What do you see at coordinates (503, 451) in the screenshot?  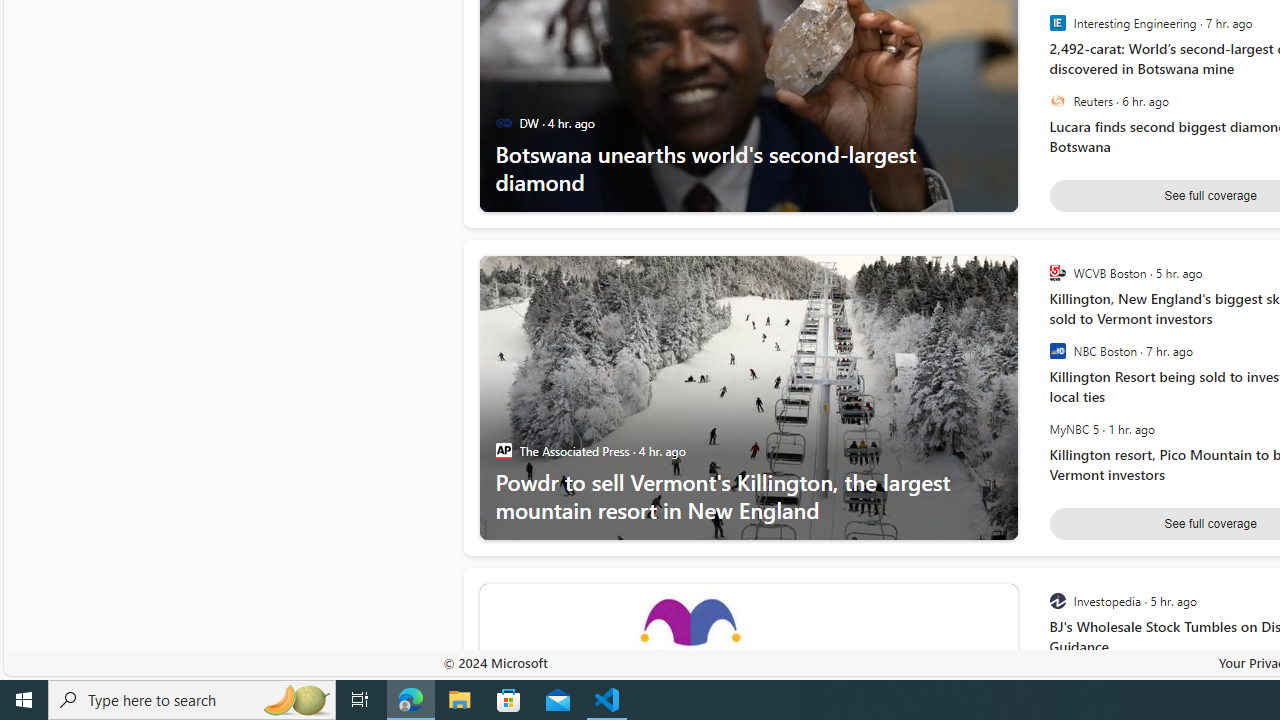 I see `'The Associated Press'` at bounding box center [503, 451].